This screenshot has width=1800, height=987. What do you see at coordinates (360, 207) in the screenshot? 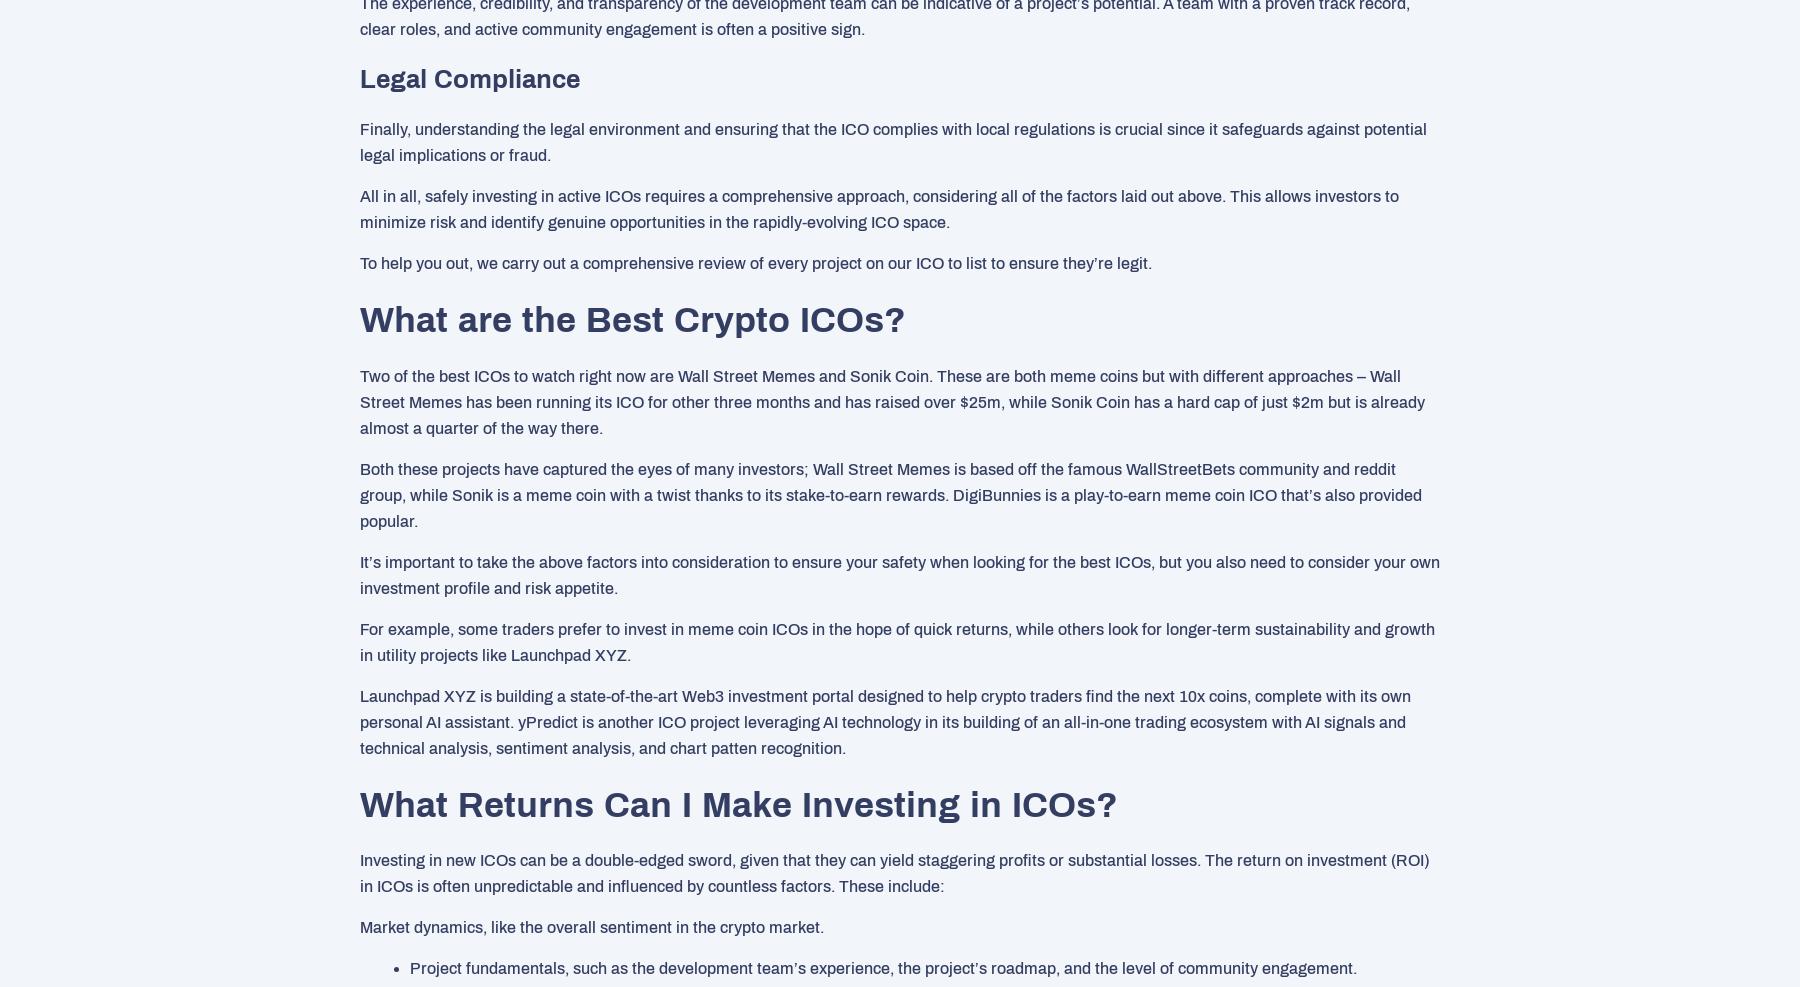
I see `'All in all, safely investing in active ICOs requires a comprehensive approach, considering all of the factors laid out above. This allows investors to minimize risk and identify genuine opportunities in the rapidly-evolving ICO space.'` at bounding box center [360, 207].